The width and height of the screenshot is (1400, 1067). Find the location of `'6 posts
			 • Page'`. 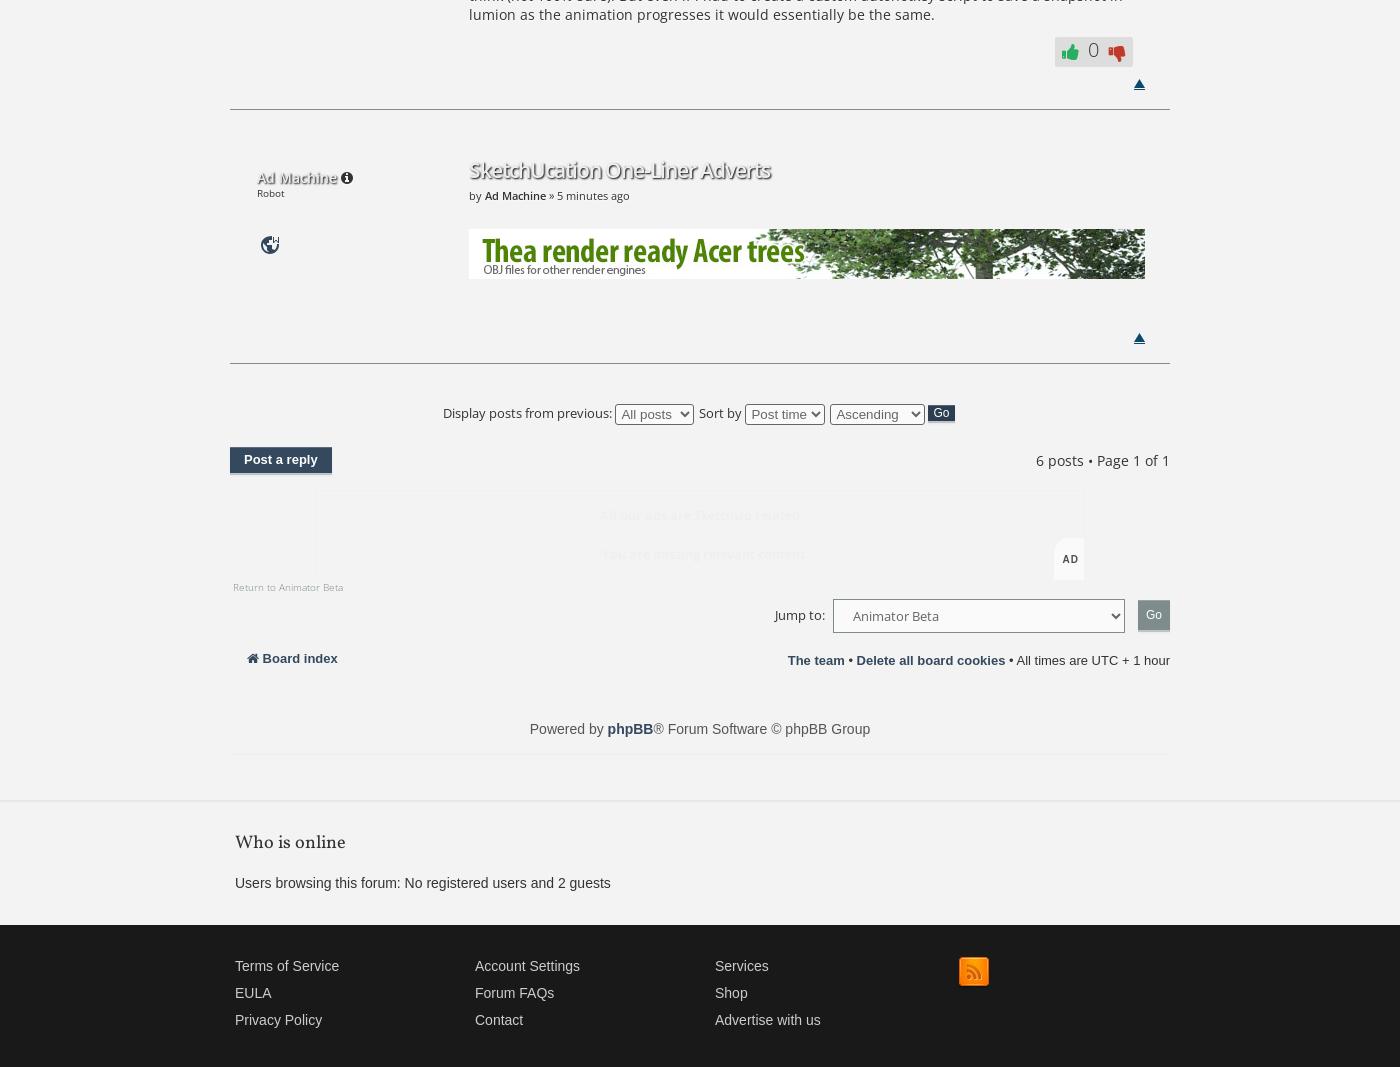

'6 posts
			 • Page' is located at coordinates (1084, 458).